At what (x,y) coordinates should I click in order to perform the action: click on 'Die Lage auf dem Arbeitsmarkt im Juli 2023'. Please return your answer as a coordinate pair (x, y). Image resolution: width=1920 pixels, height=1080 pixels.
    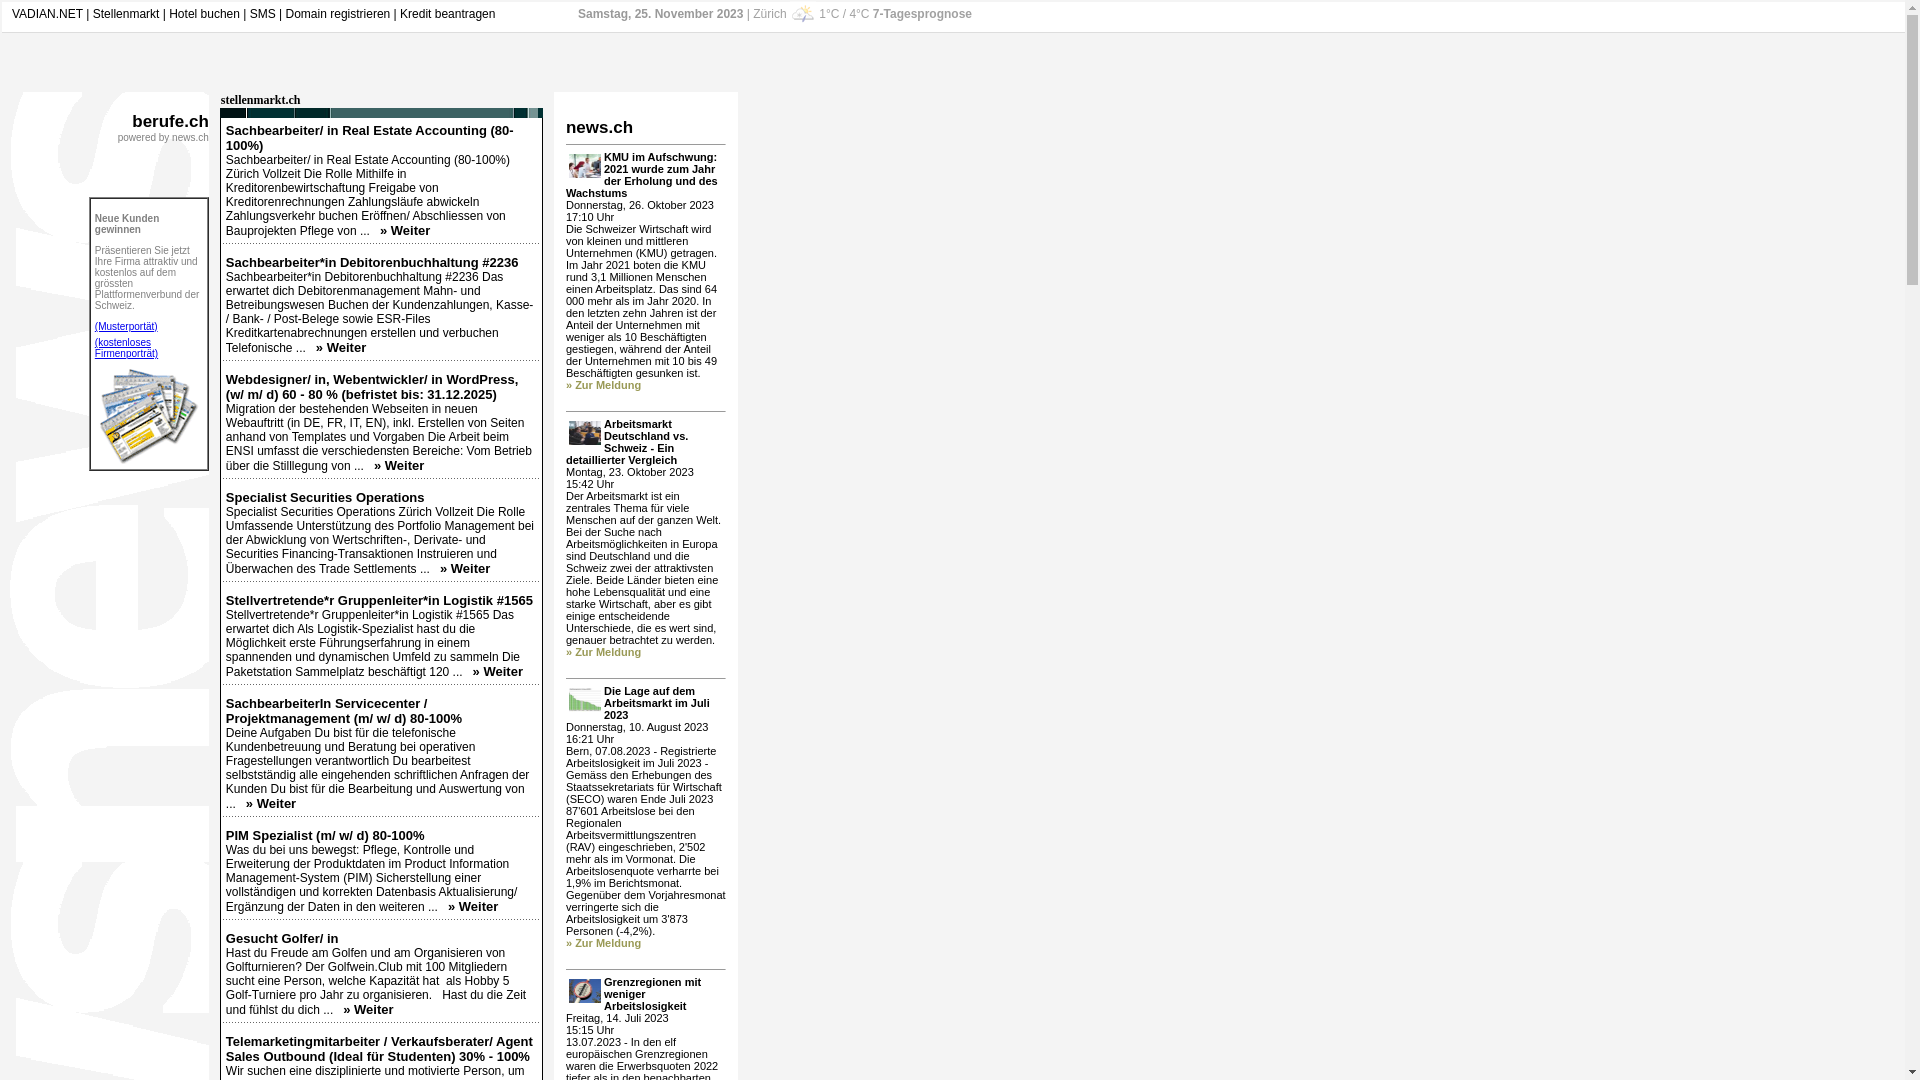
    Looking at the image, I should click on (603, 701).